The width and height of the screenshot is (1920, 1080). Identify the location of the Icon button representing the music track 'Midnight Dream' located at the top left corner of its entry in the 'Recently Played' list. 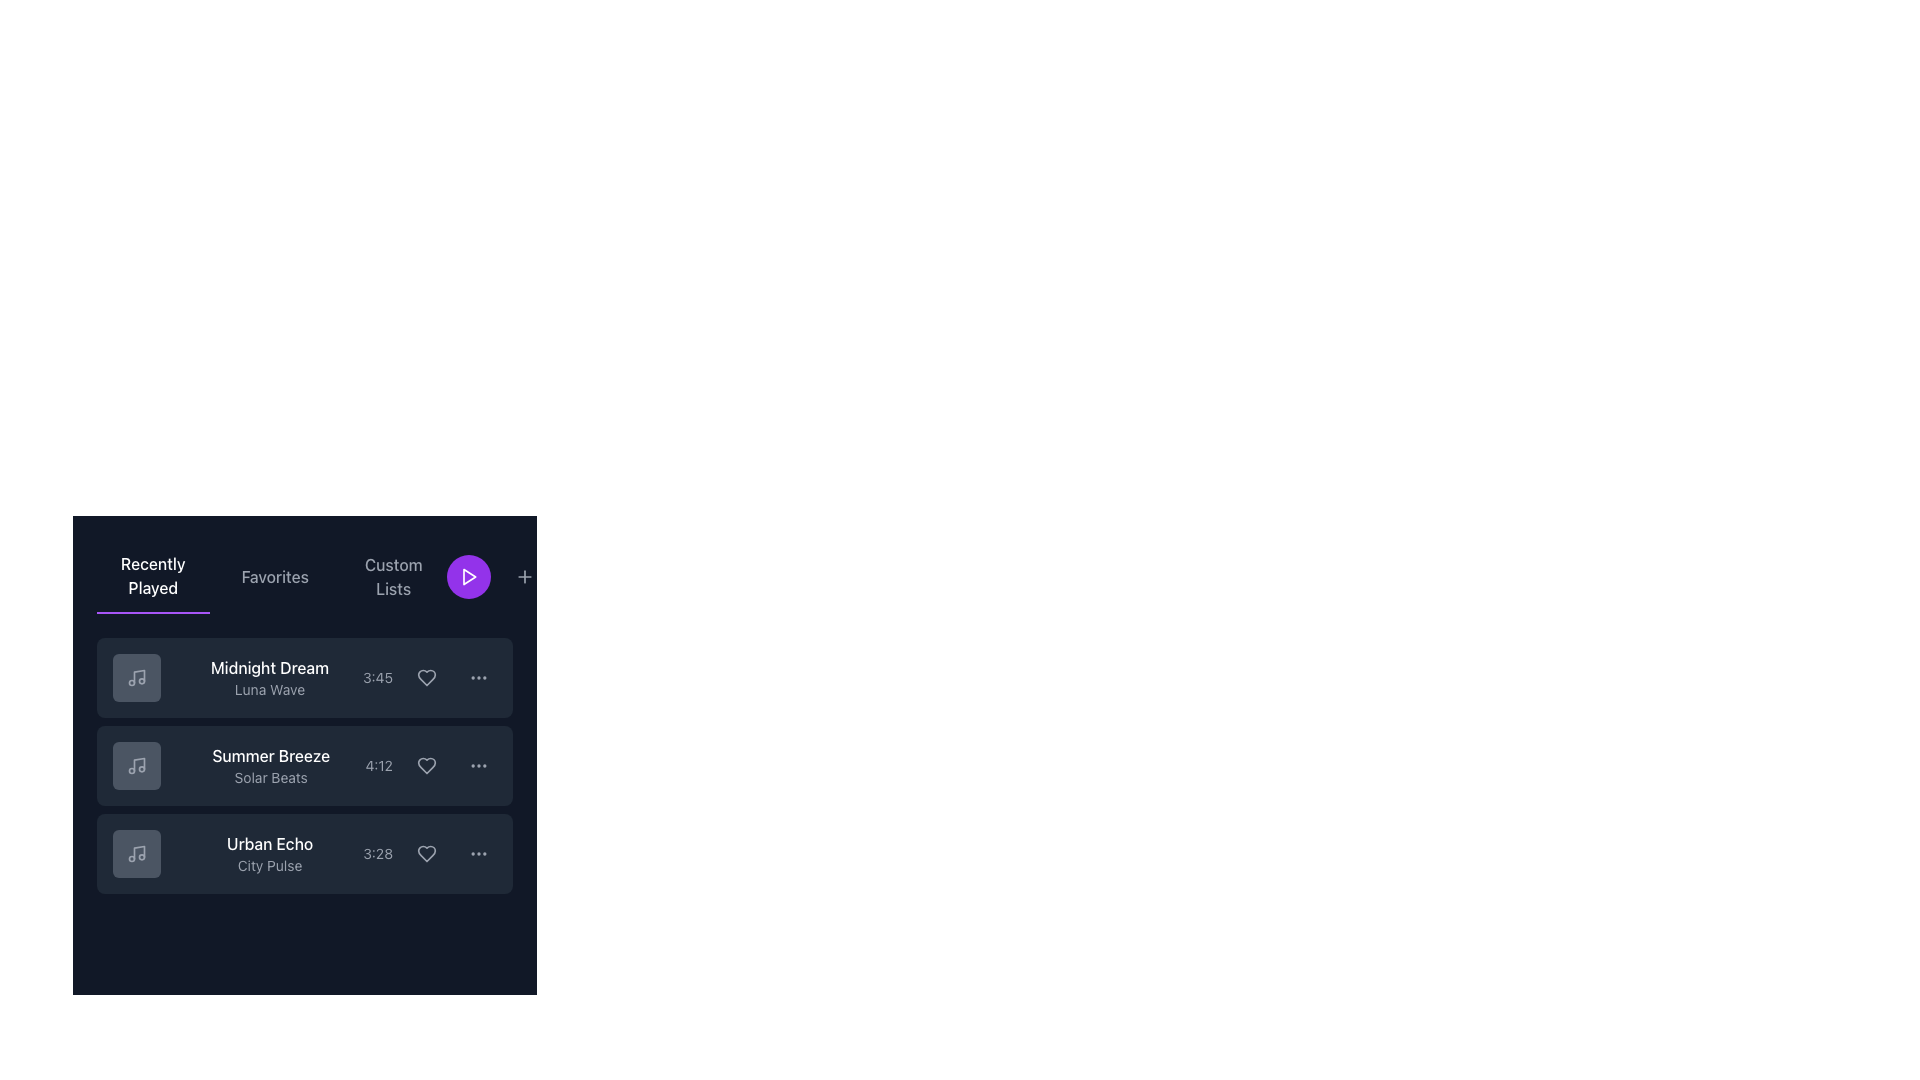
(136, 677).